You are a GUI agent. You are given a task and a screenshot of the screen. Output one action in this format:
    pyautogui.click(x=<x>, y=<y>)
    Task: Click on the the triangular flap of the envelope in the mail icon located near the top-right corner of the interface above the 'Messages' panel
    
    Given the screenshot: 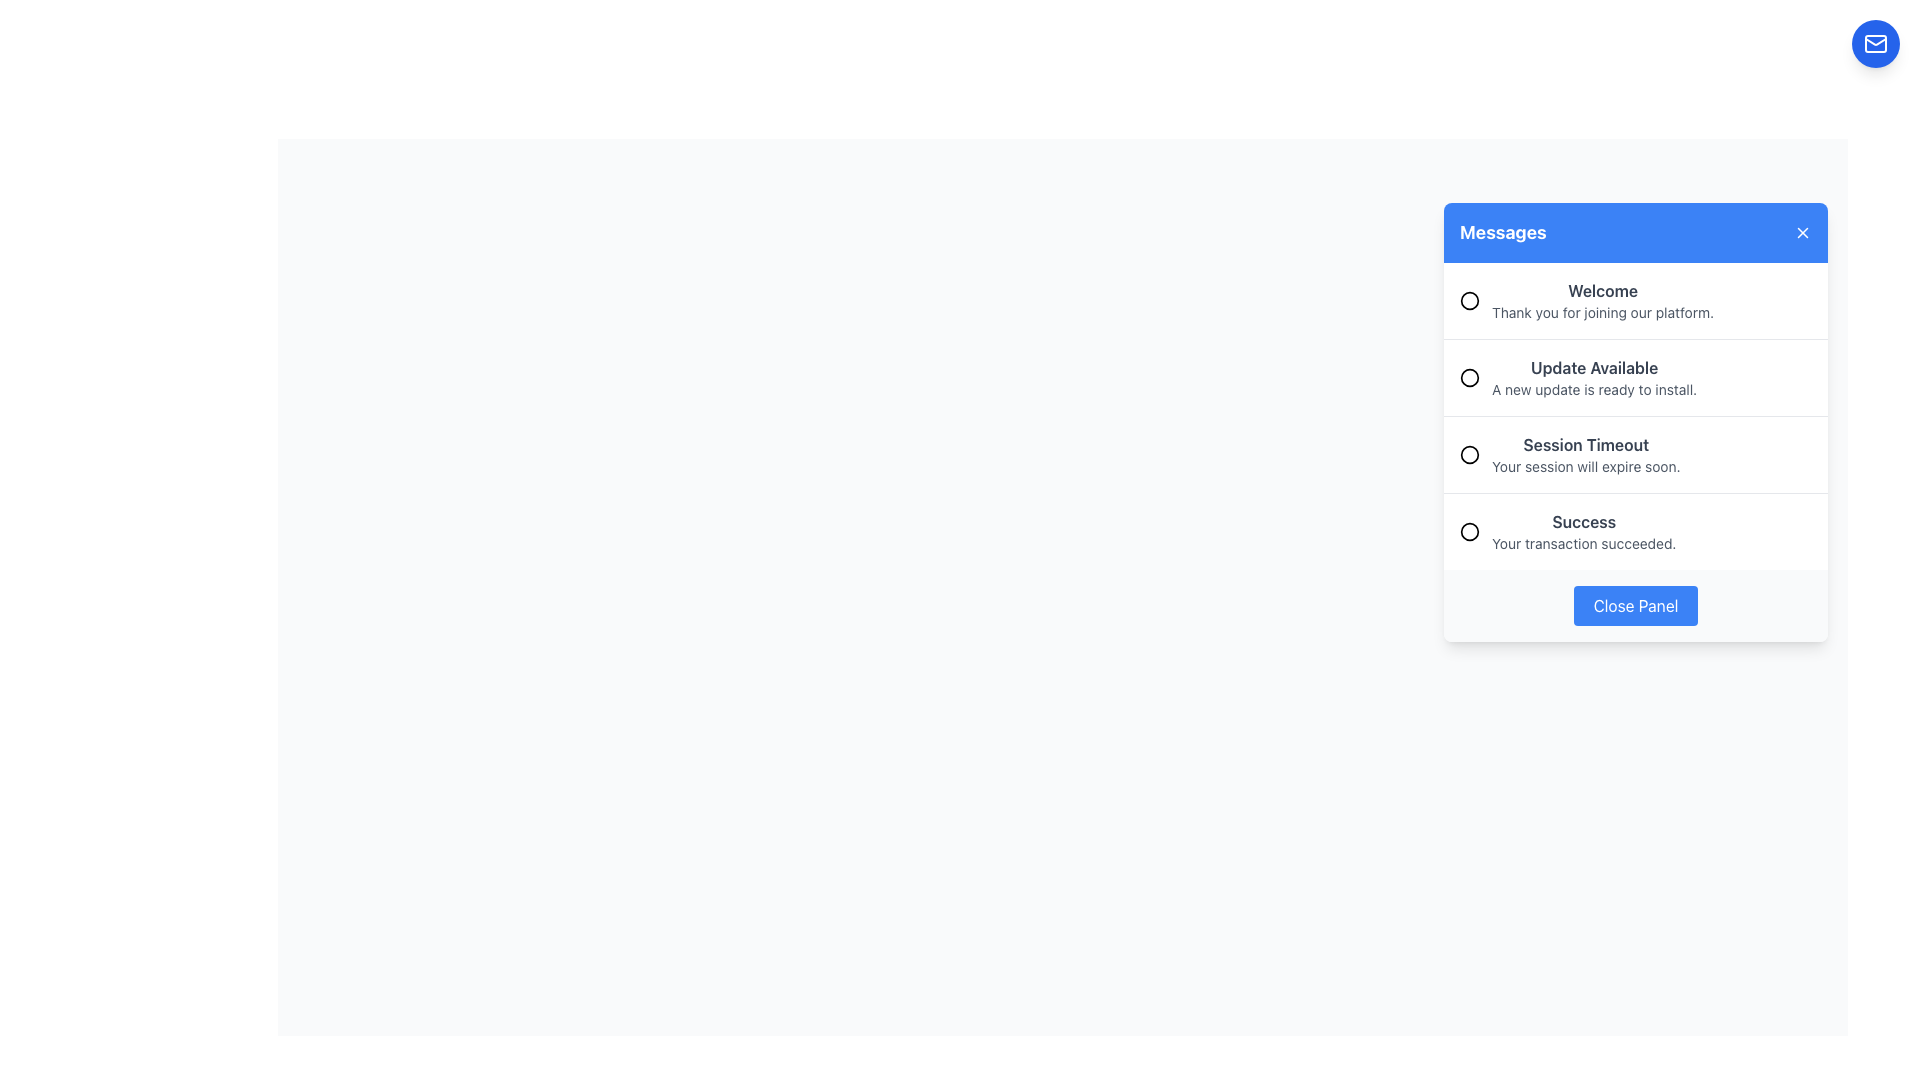 What is the action you would take?
    pyautogui.click(x=1875, y=41)
    